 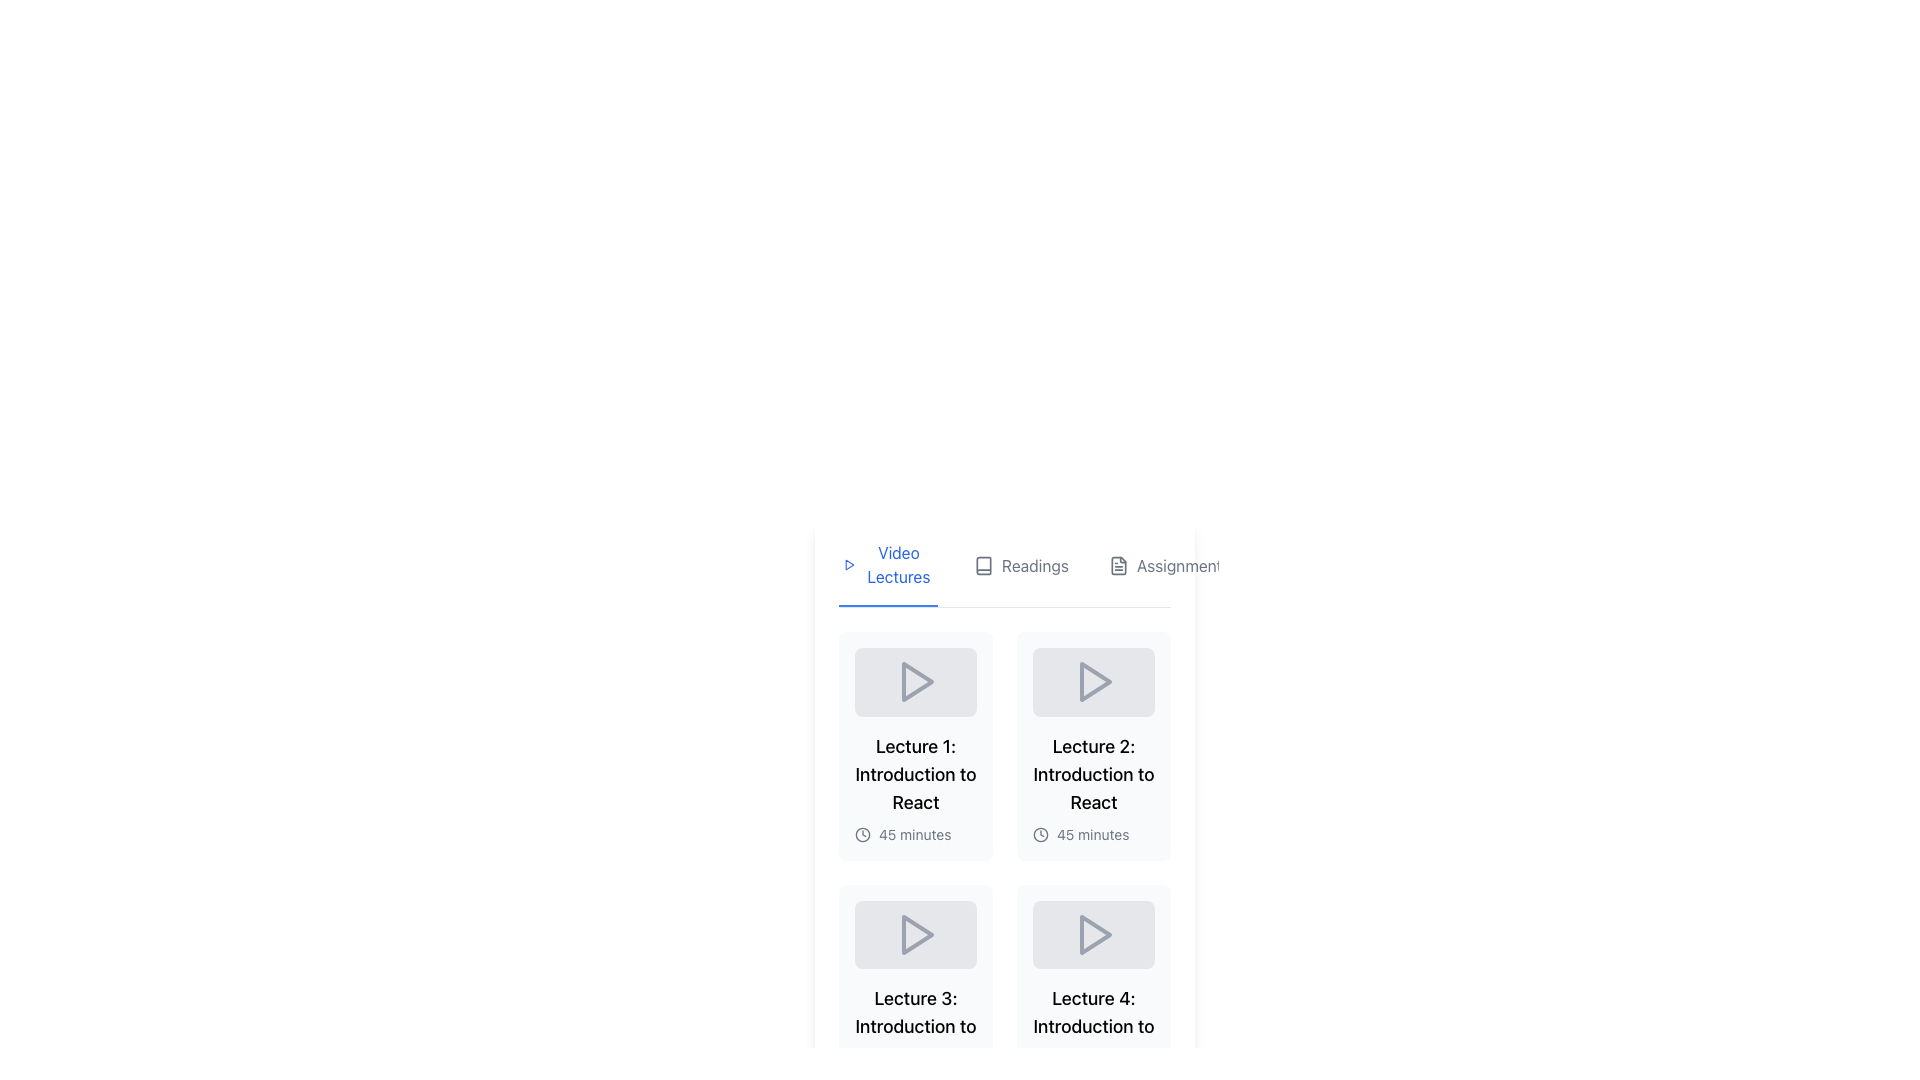 What do you see at coordinates (1093, 933) in the screenshot?
I see `the play icon on the Video Thumbnail with Play Indicator located within the 'Lecture 4: Introduction to React' block` at bounding box center [1093, 933].